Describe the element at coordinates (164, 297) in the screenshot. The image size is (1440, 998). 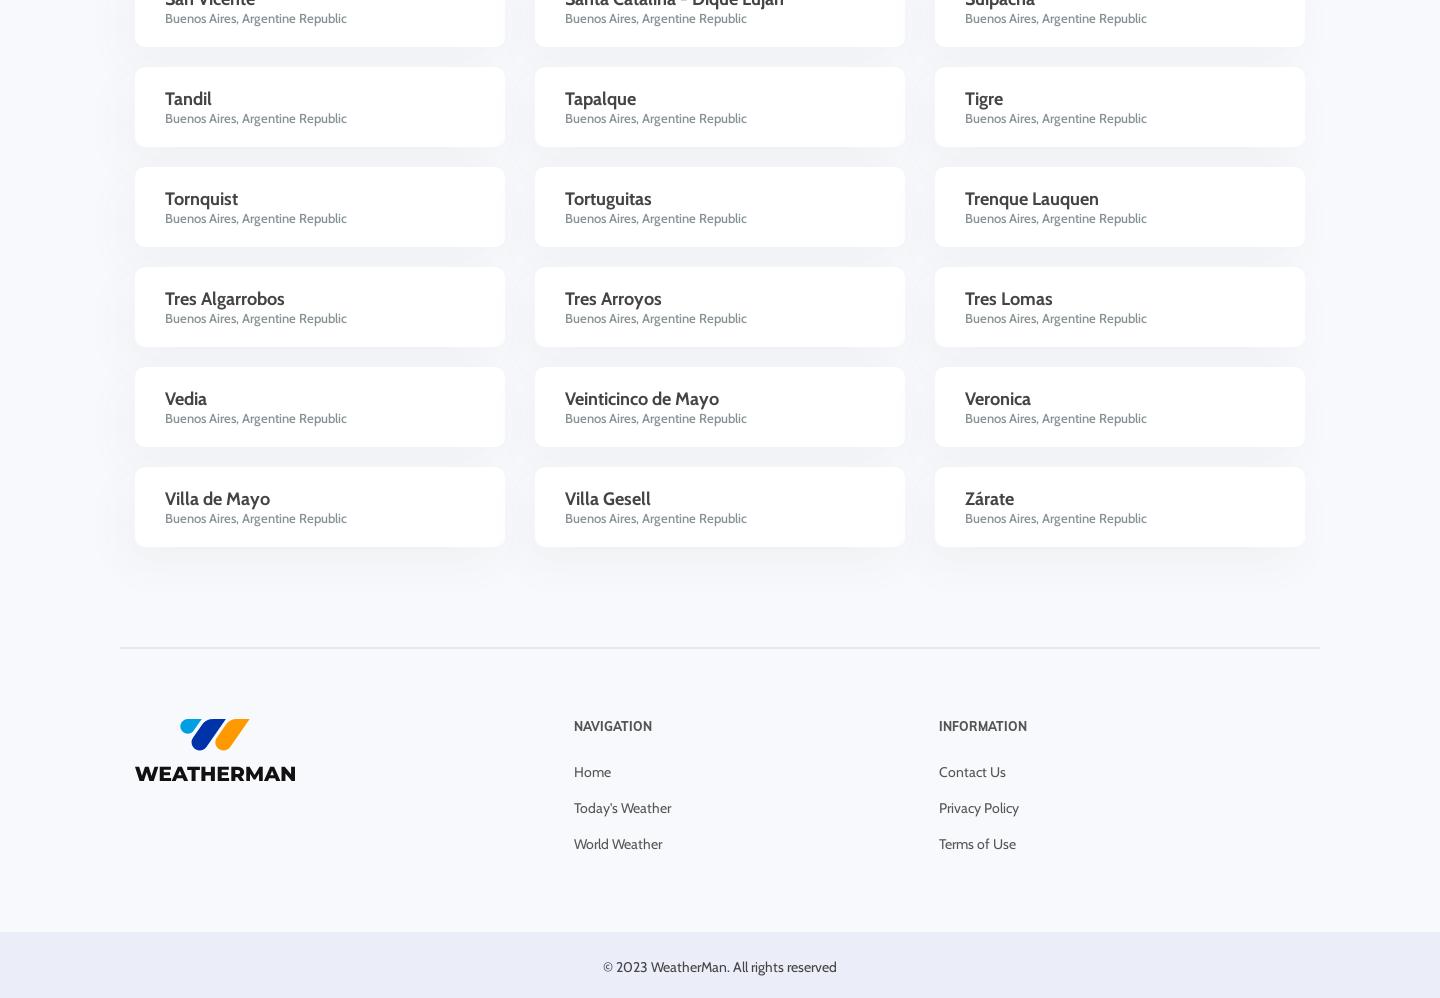
I see `'Tres Algarrobos'` at that location.